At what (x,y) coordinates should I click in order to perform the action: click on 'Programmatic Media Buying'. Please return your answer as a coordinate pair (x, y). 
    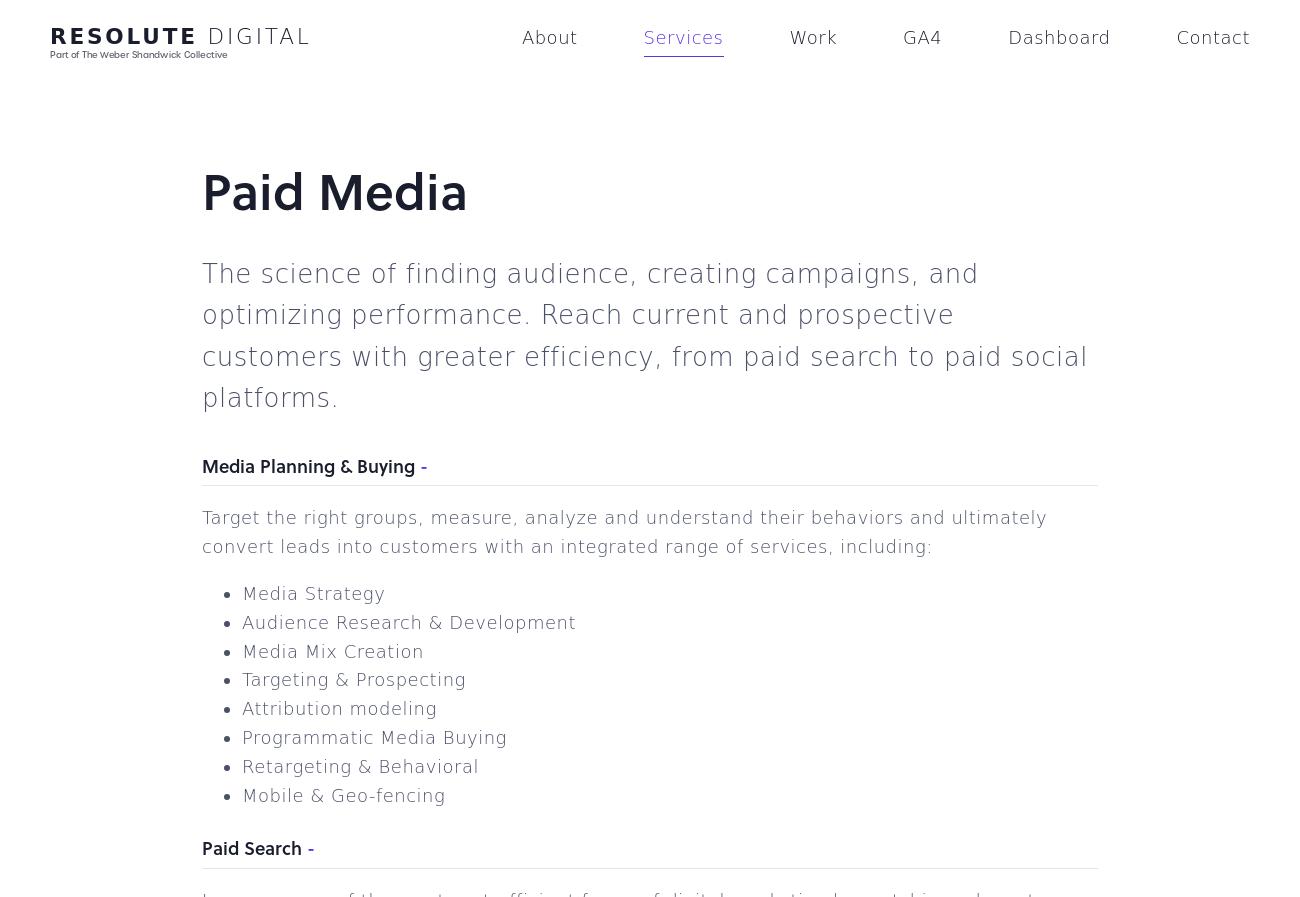
    Looking at the image, I should click on (373, 737).